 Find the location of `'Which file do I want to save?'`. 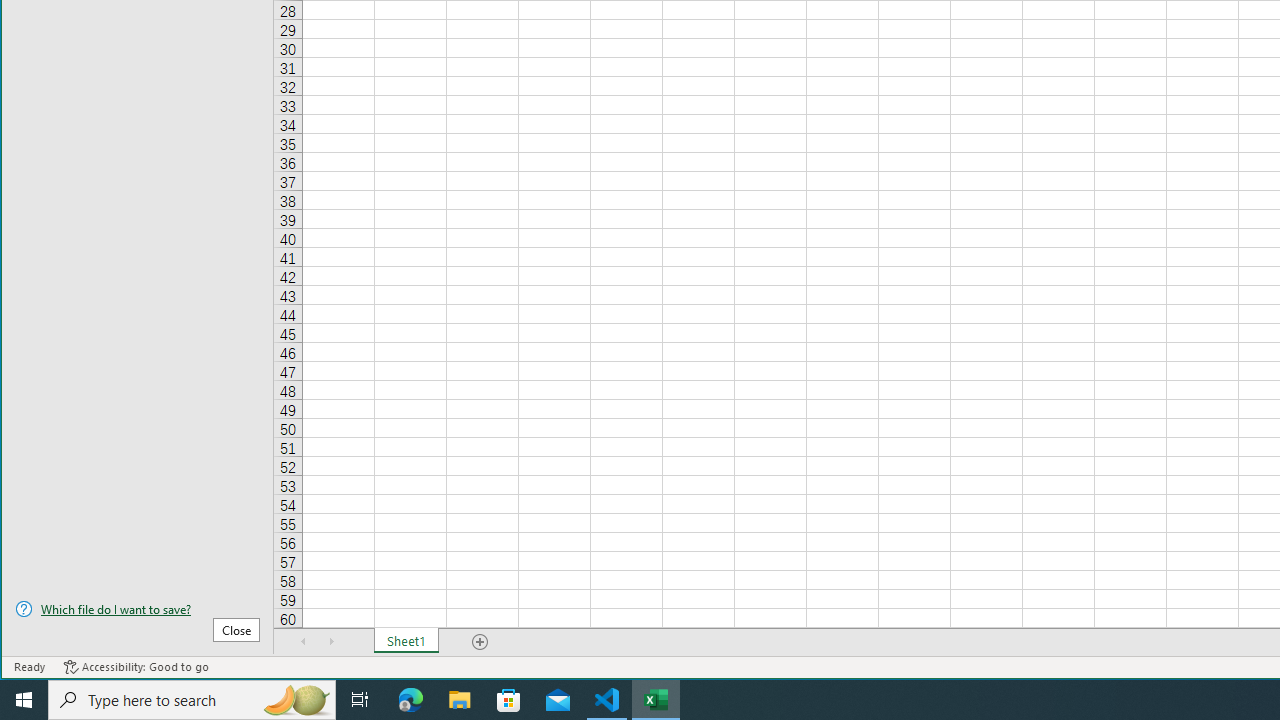

'Which file do I want to save?' is located at coordinates (136, 608).